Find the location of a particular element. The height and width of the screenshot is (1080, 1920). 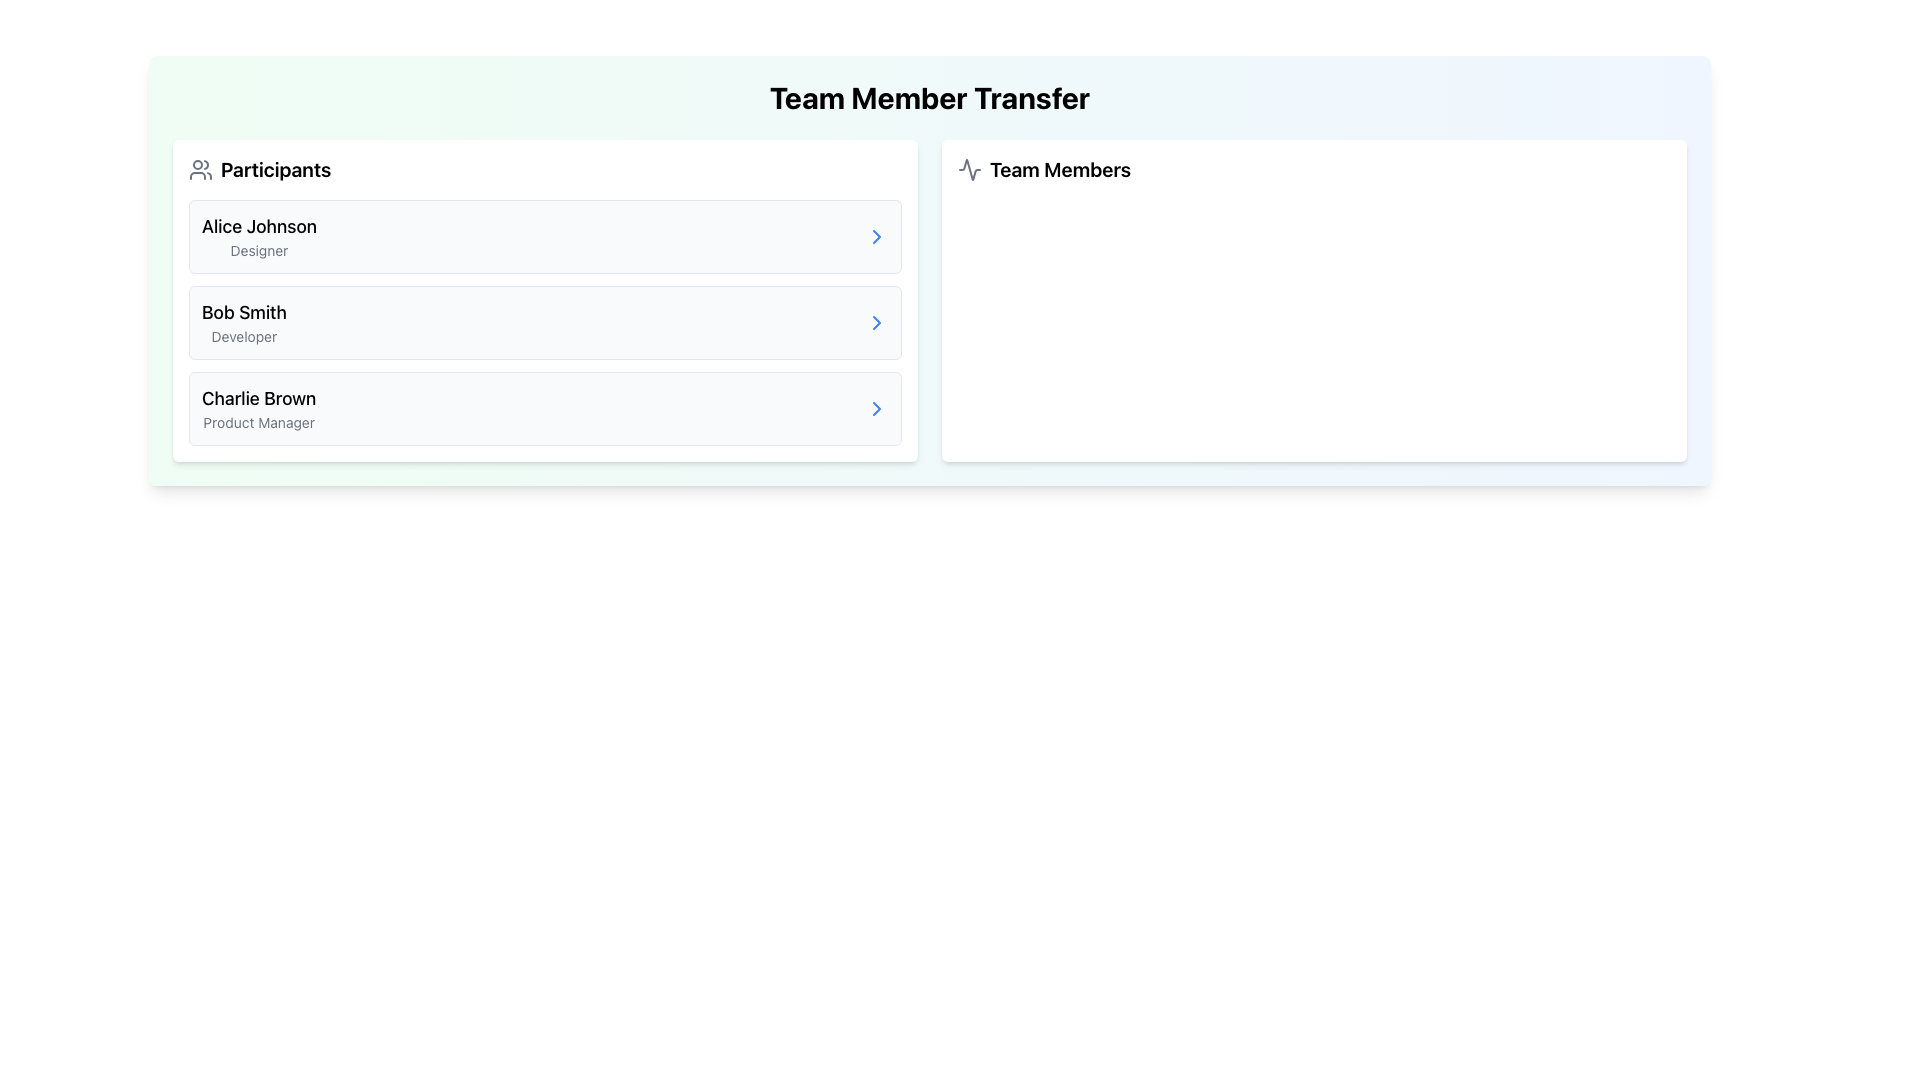

the static text label that contains the text 'Team Members', which is bold and slightly larger, located in the top-right section of the header next to an icon is located at coordinates (1059, 168).